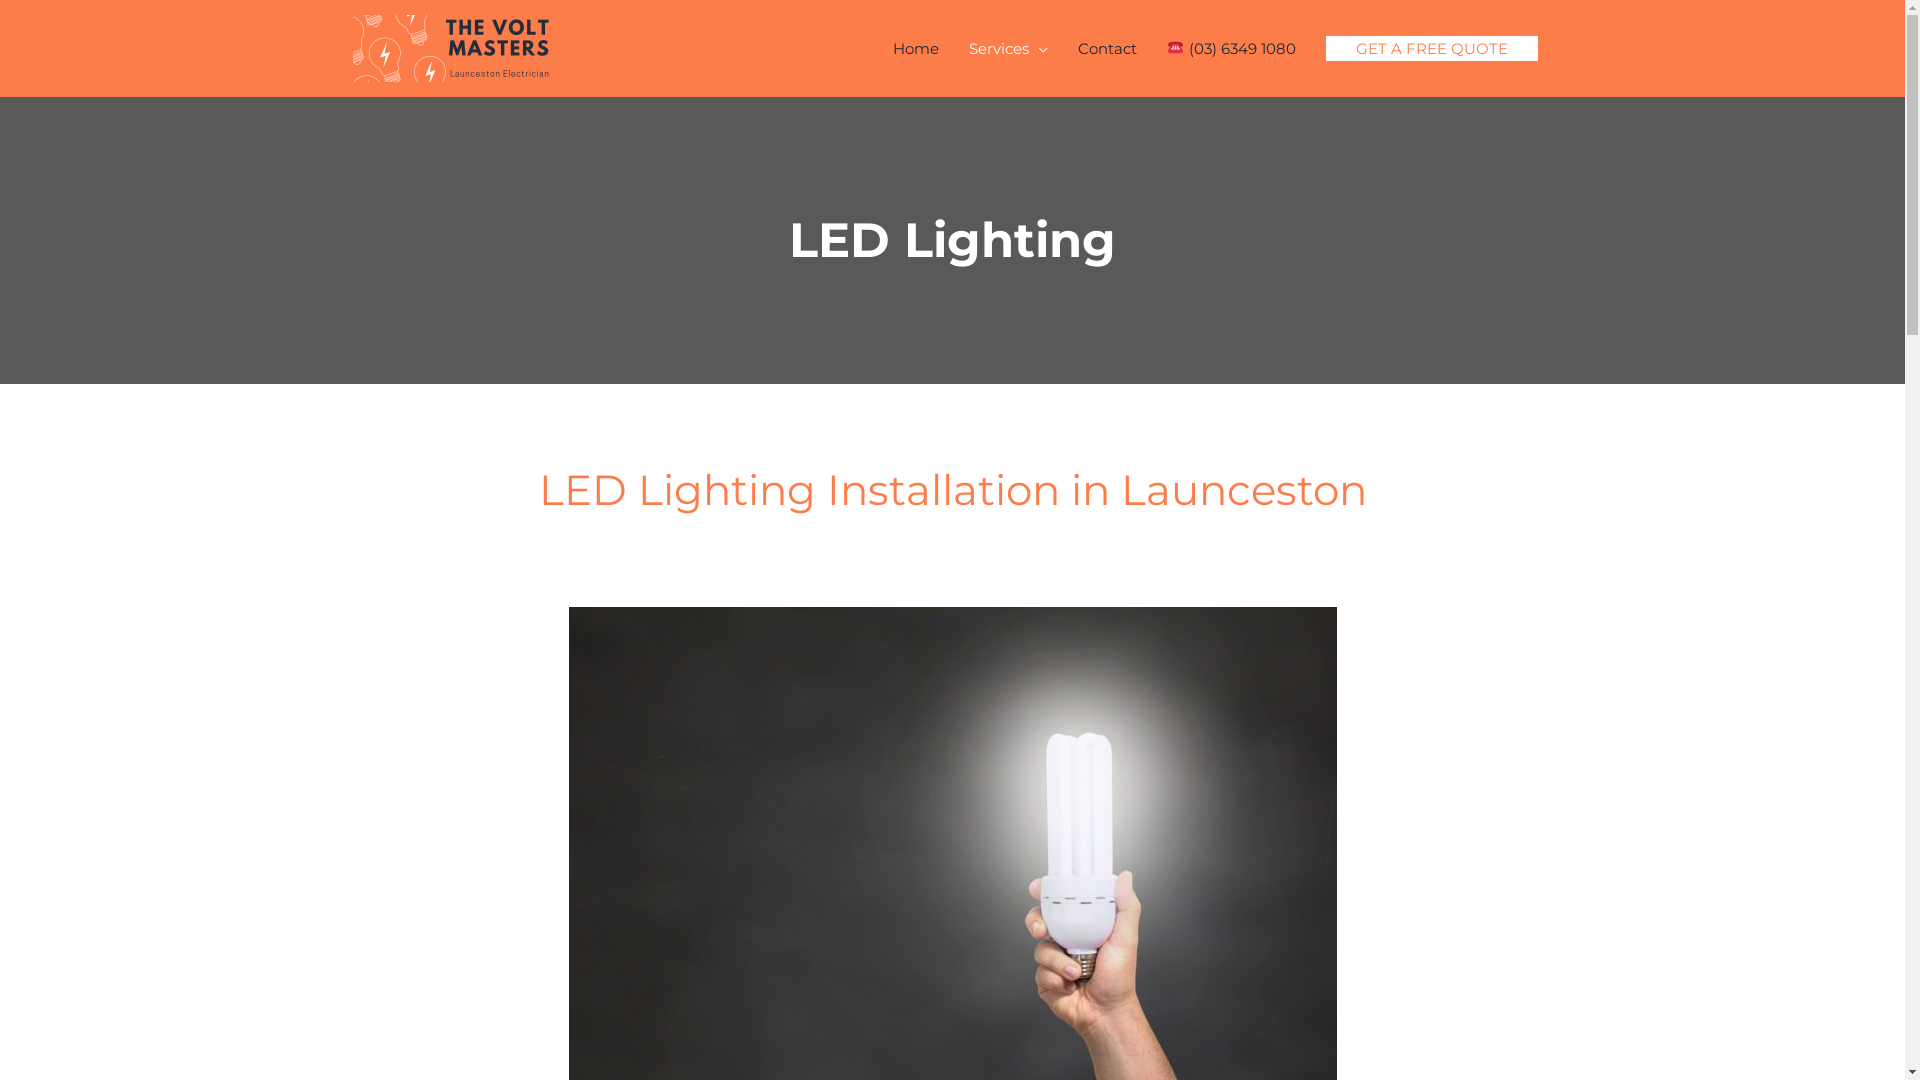  I want to click on 'Services', so click(1008, 46).